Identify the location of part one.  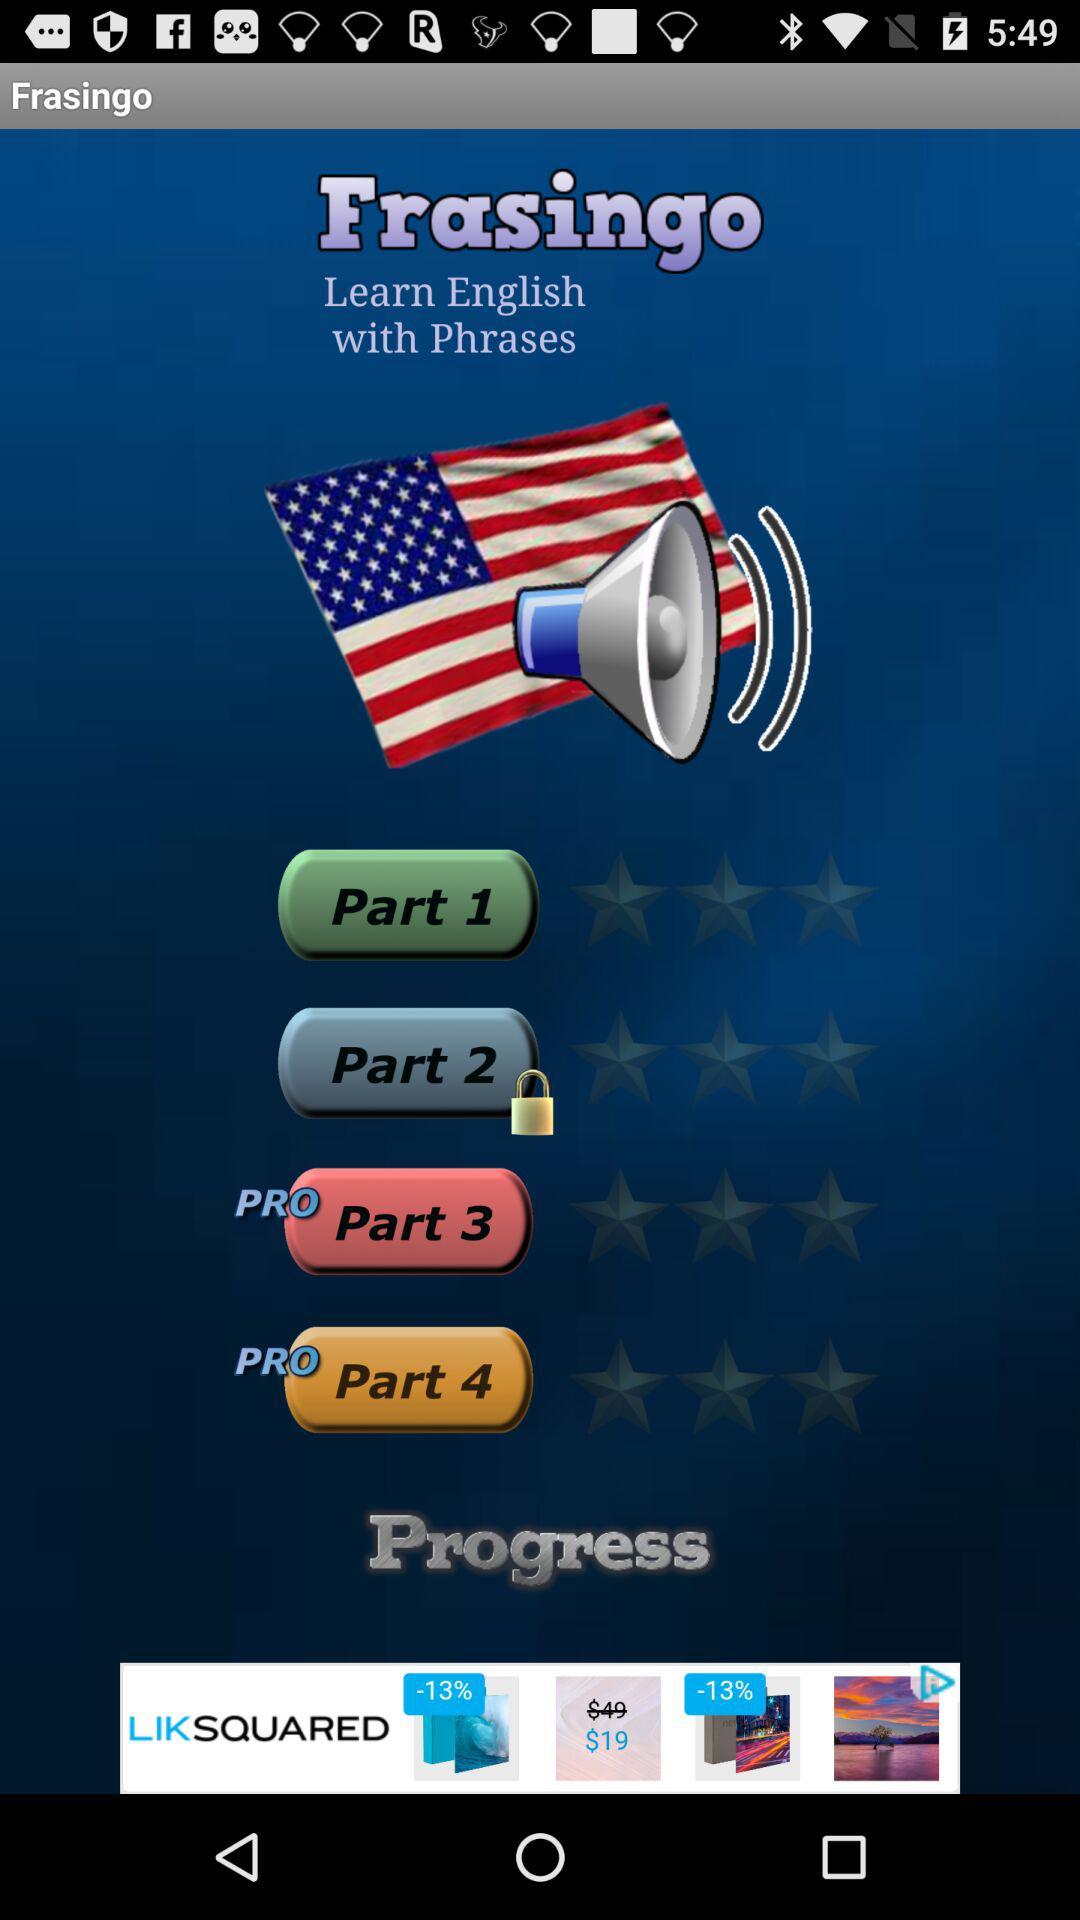
(407, 903).